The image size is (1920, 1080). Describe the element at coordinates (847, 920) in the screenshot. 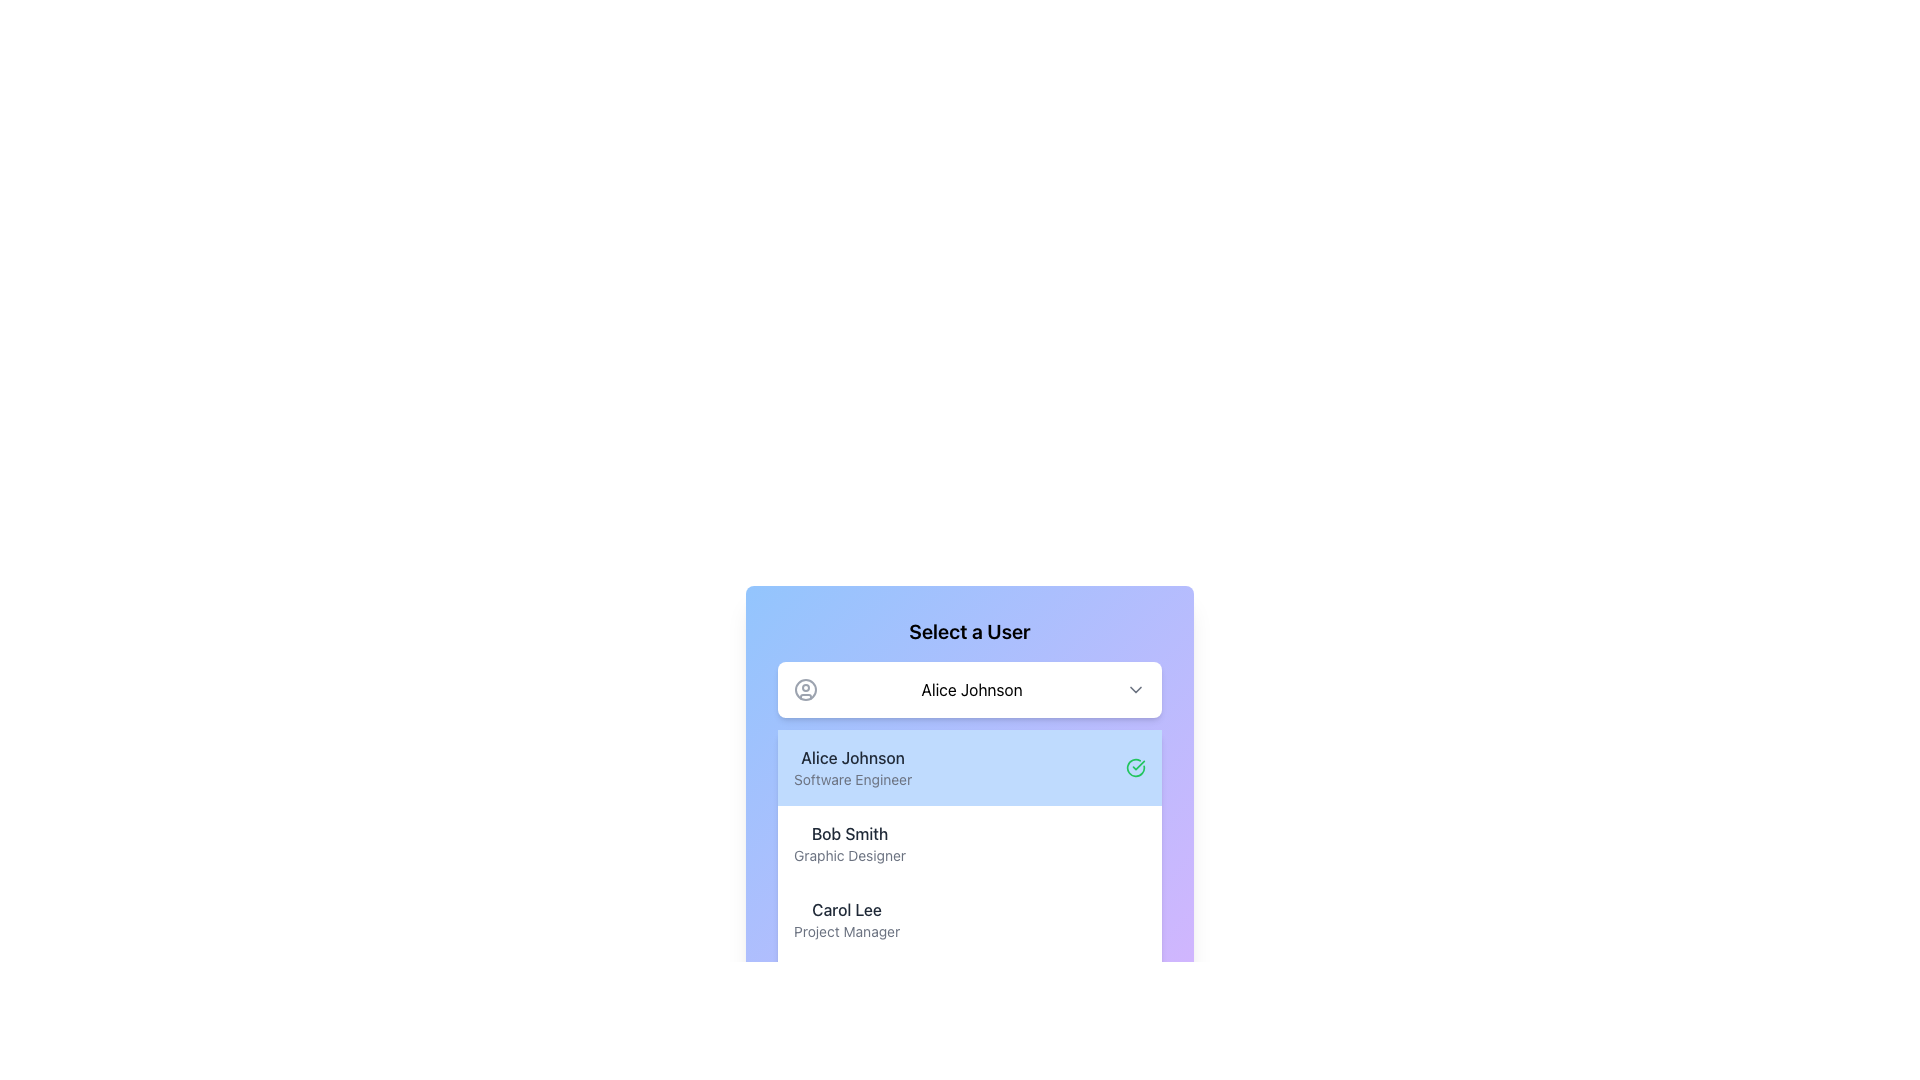

I see `the user entry for 'Carol Lee,' the third user listed under 'Select a User,' to initiate interaction` at that location.